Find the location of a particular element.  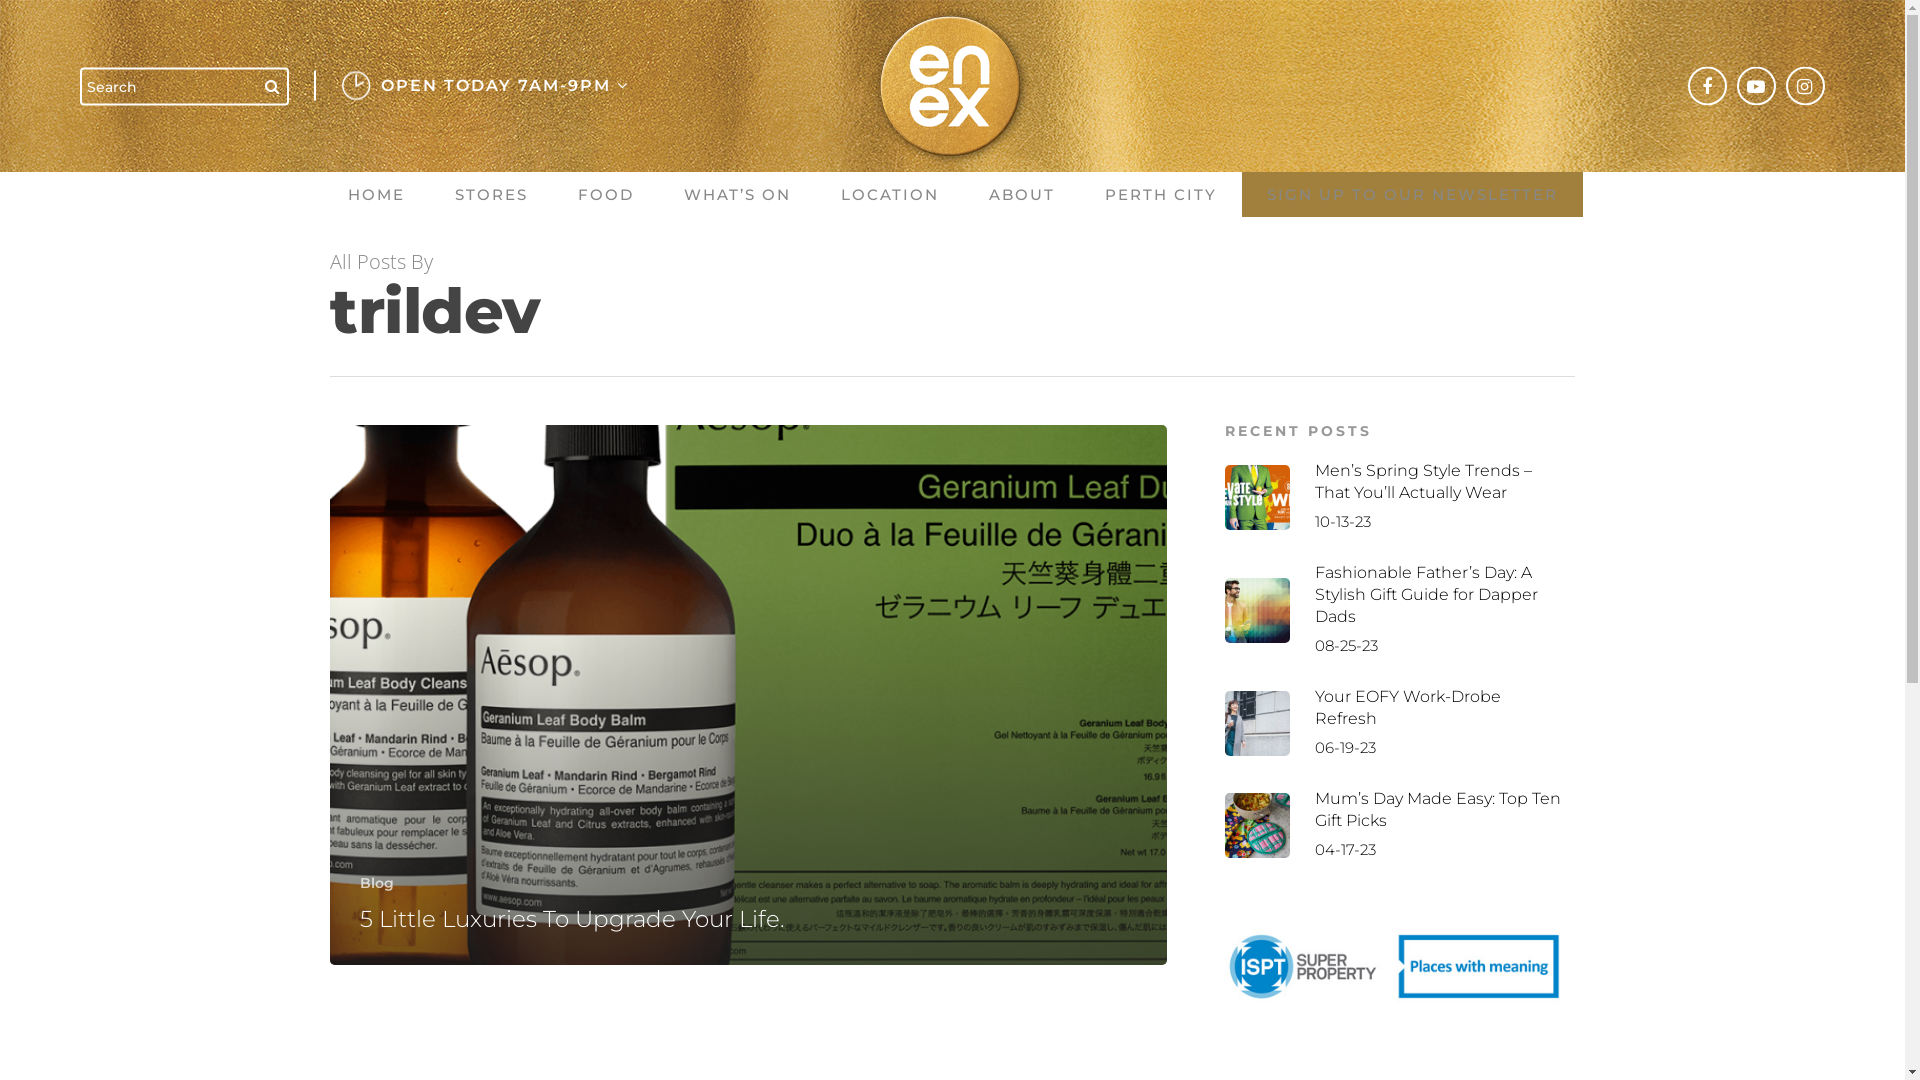

'Your EOFY Work-Drobe Refresh is located at coordinates (1395, 722).